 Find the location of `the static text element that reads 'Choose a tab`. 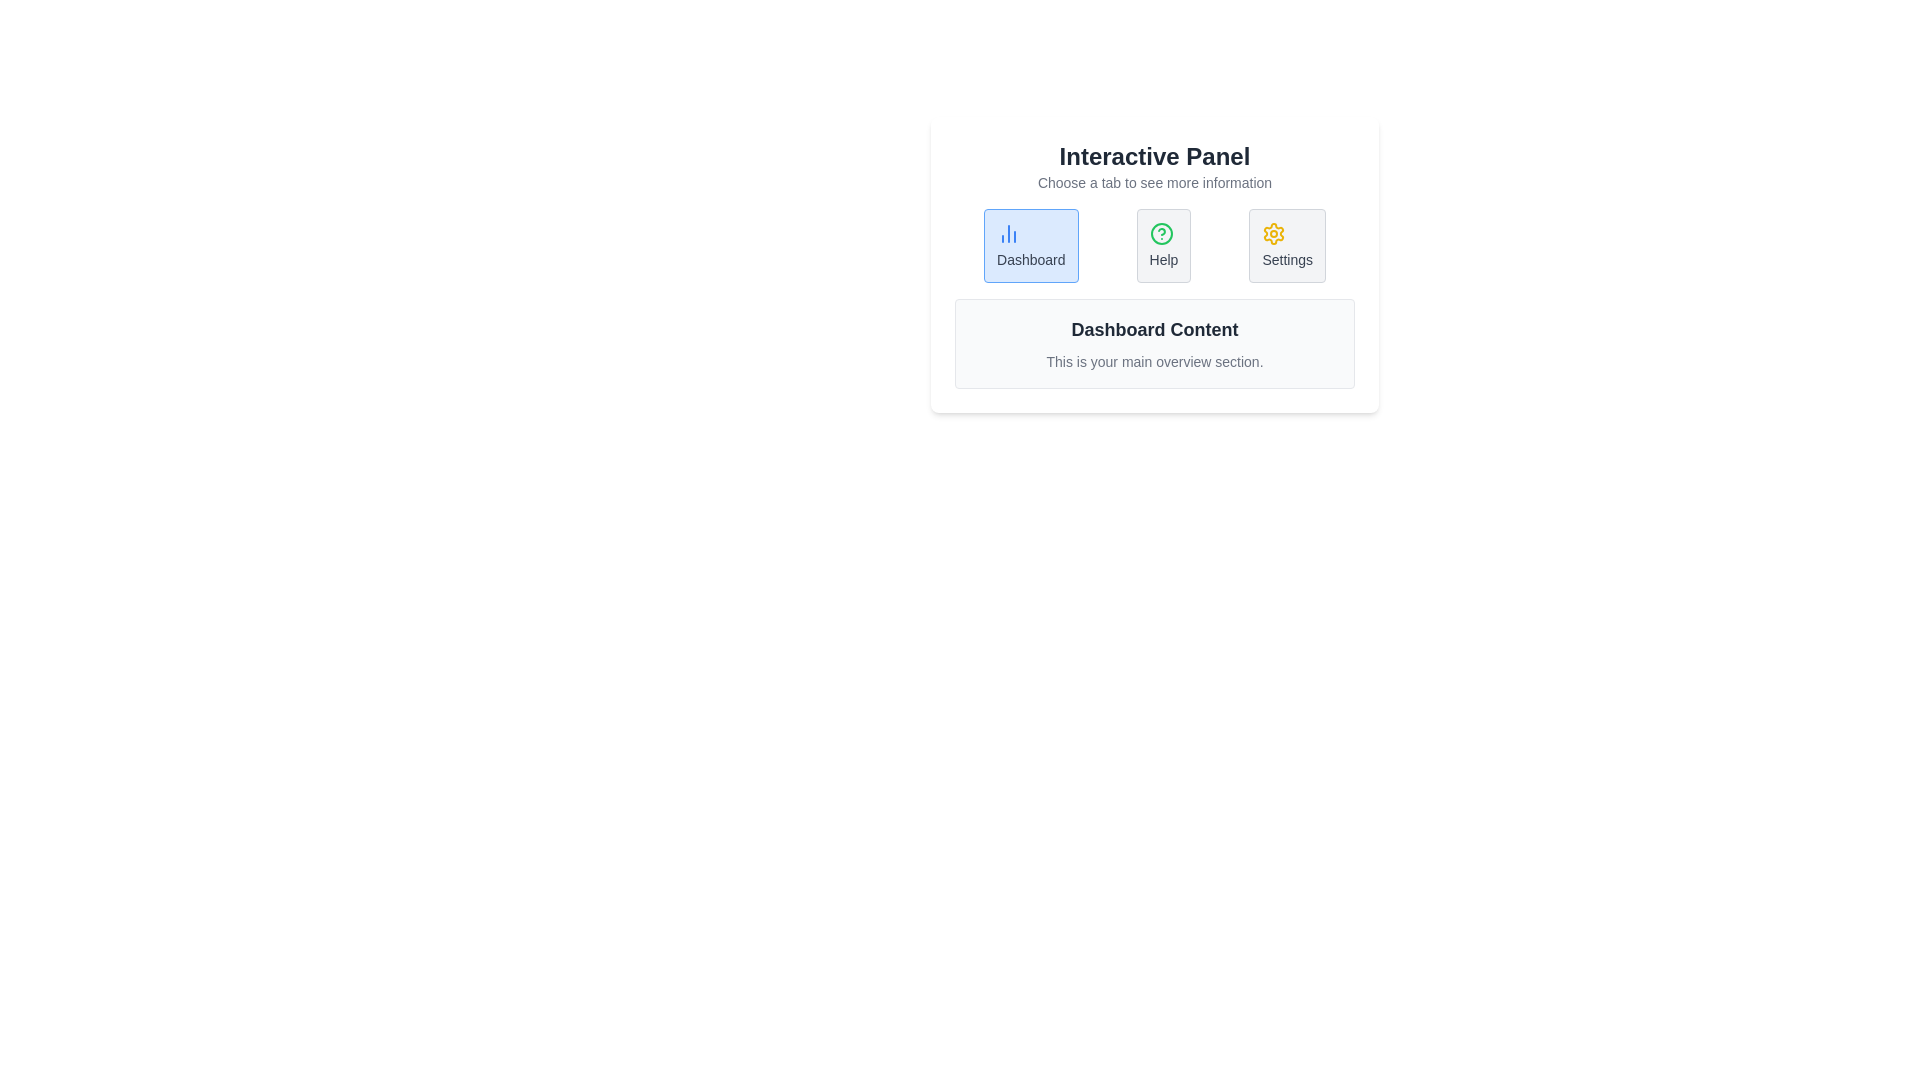

the static text element that reads 'Choose a tab is located at coordinates (1155, 182).